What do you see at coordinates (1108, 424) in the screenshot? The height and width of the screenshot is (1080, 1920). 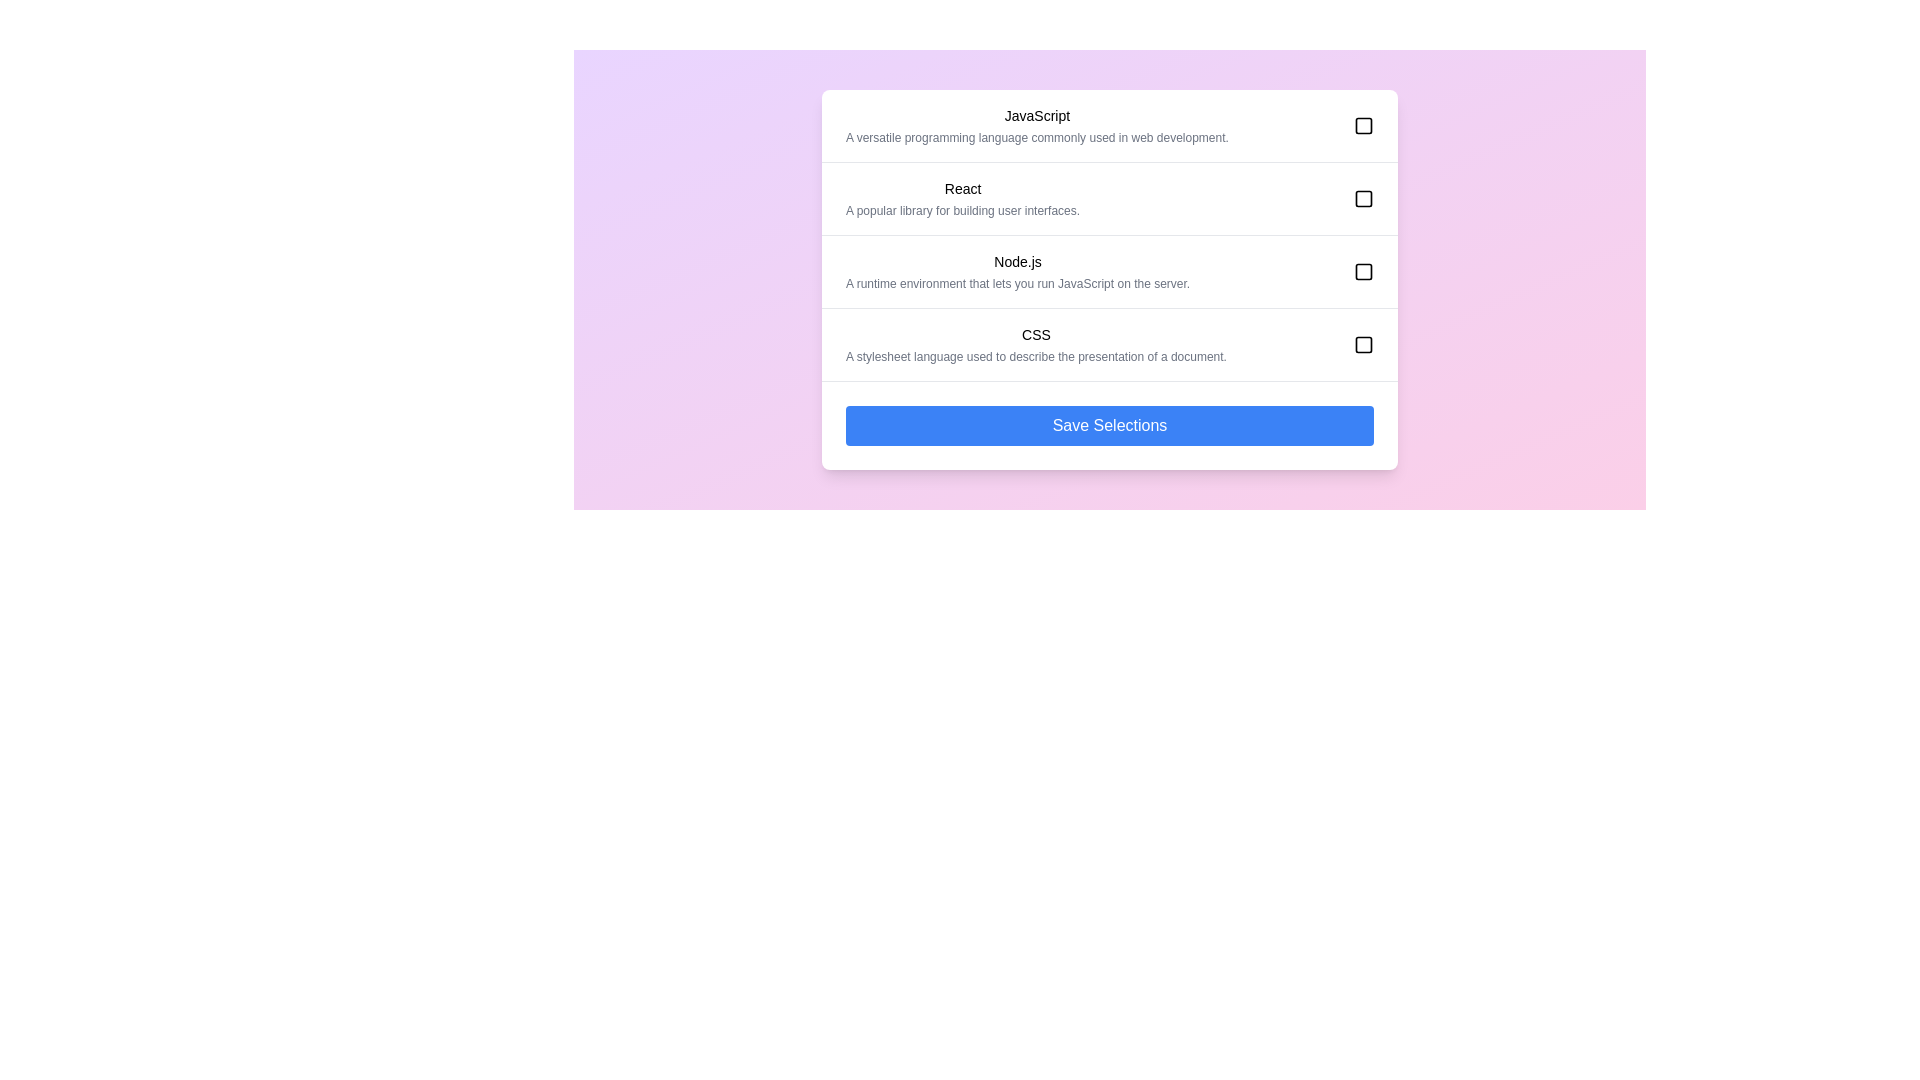 I see `the 'Save Selections' button` at bounding box center [1108, 424].